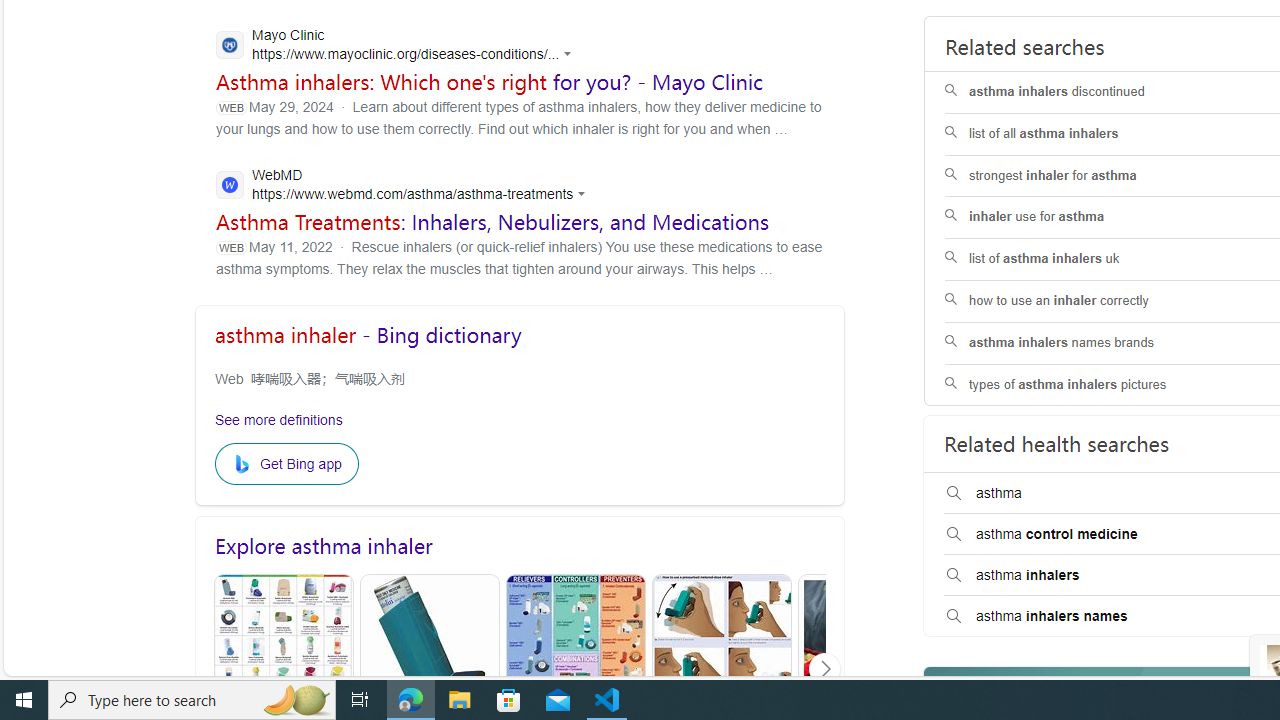  I want to click on 'Asthma Treatments: Inhalers, Nebulizers, and Medications', so click(493, 221).